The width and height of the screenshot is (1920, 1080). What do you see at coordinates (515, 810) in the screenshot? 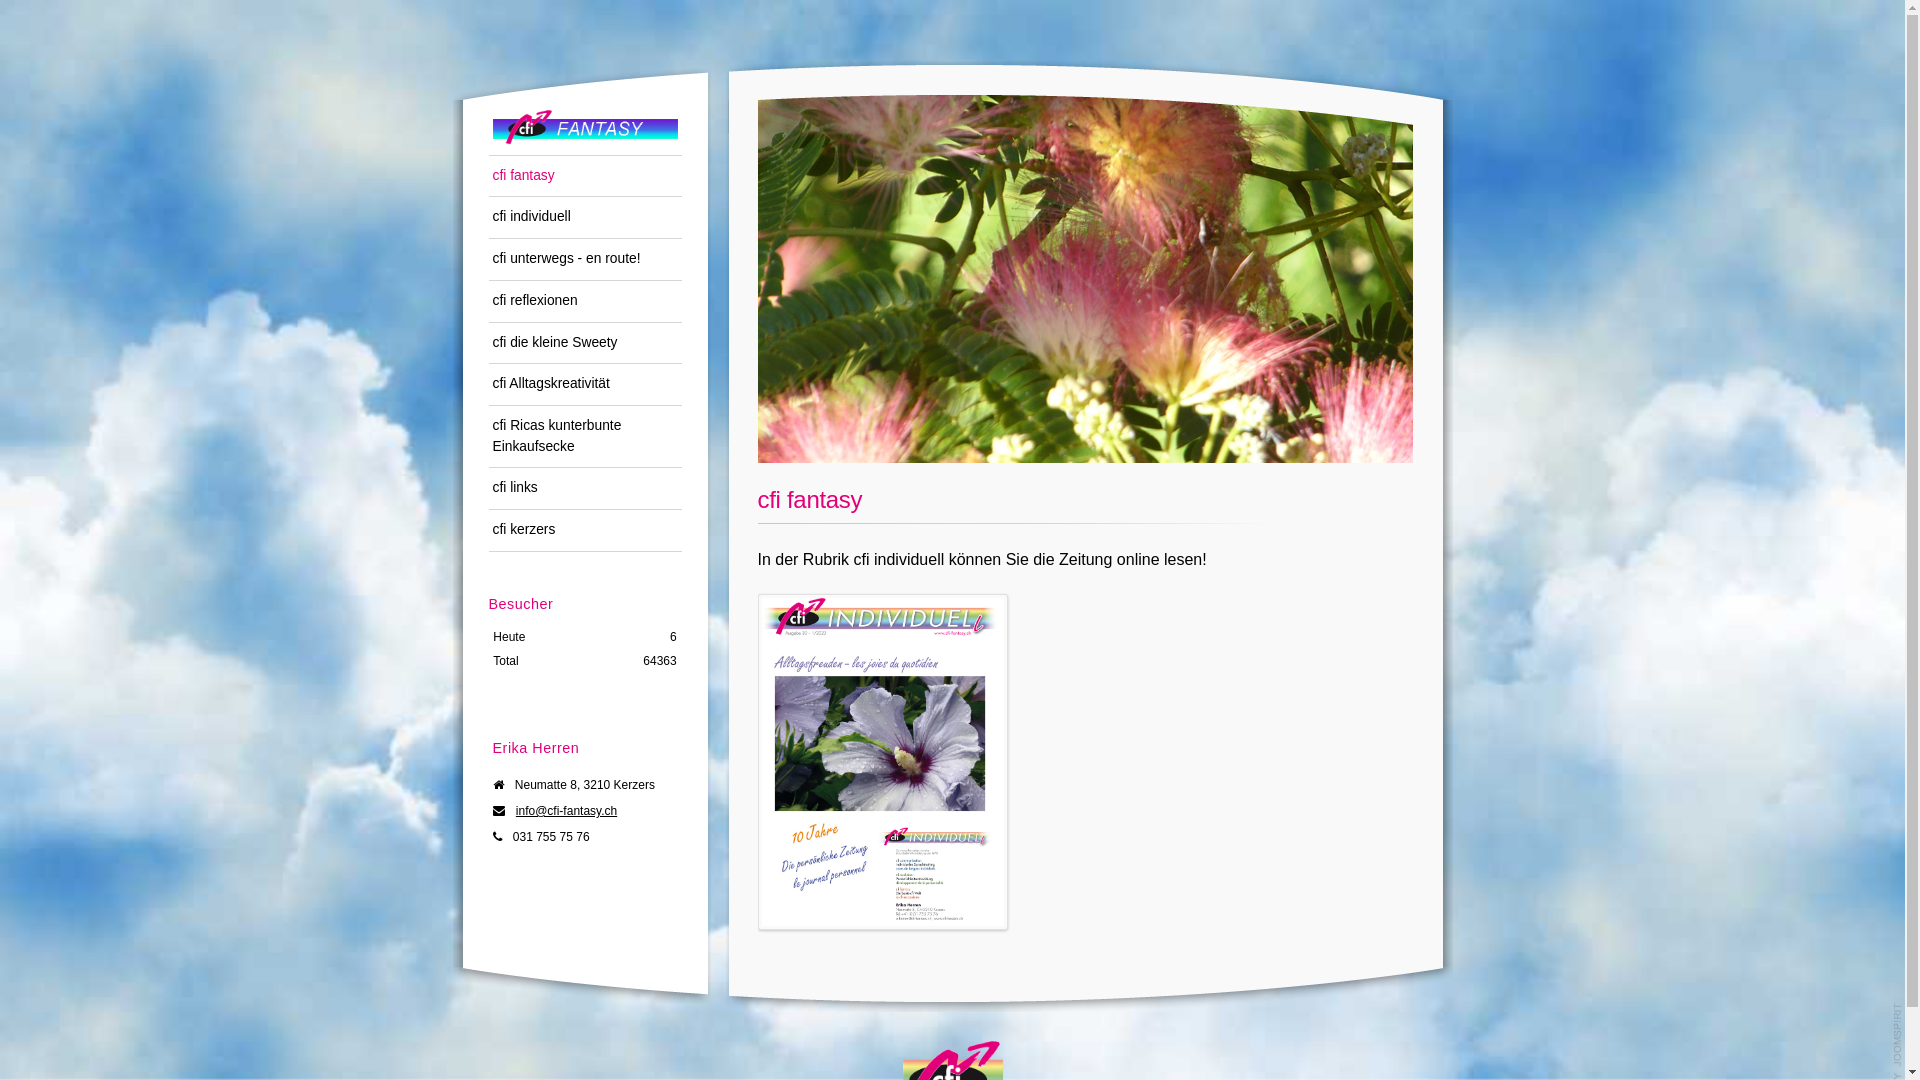
I see `'info@cfi-fantasy.ch'` at bounding box center [515, 810].